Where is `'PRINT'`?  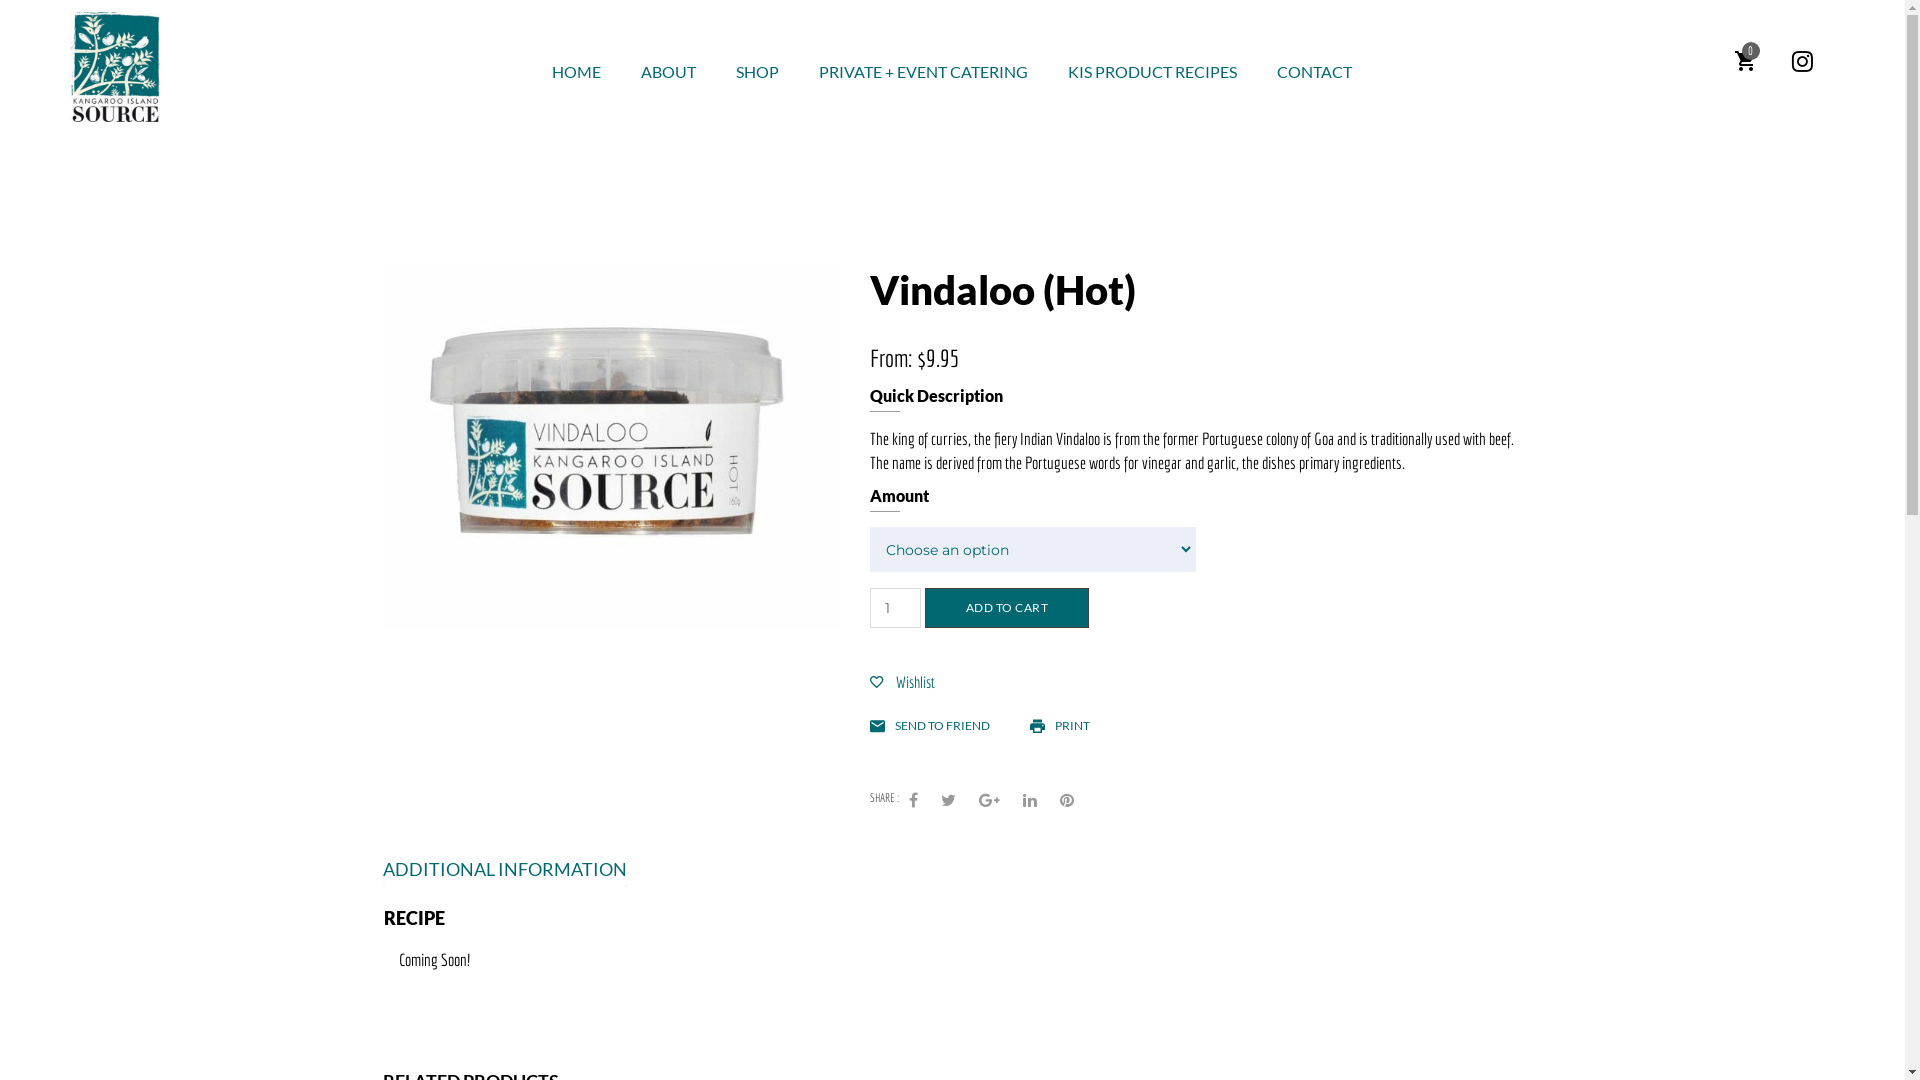 'PRINT' is located at coordinates (1059, 725).